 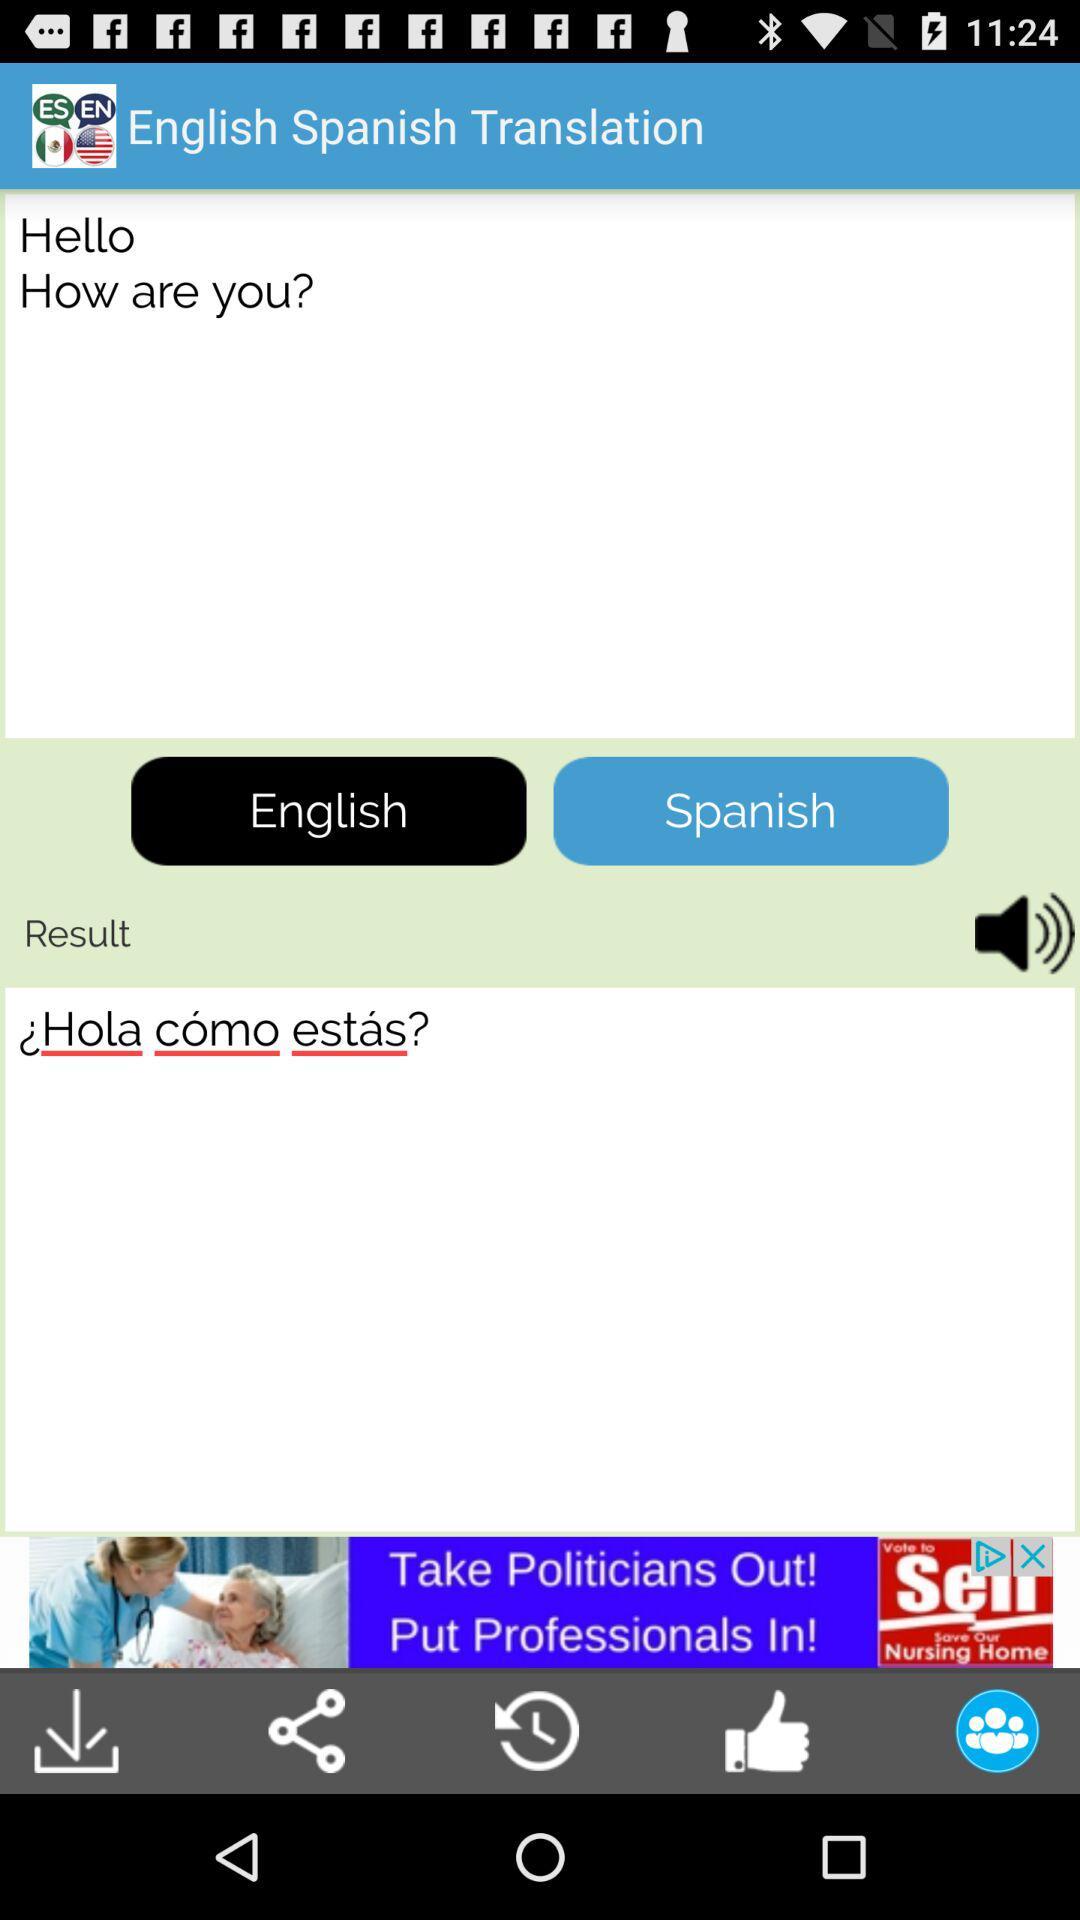 I want to click on the text in the white box which is just below the english spanishtranslation, so click(x=540, y=464).